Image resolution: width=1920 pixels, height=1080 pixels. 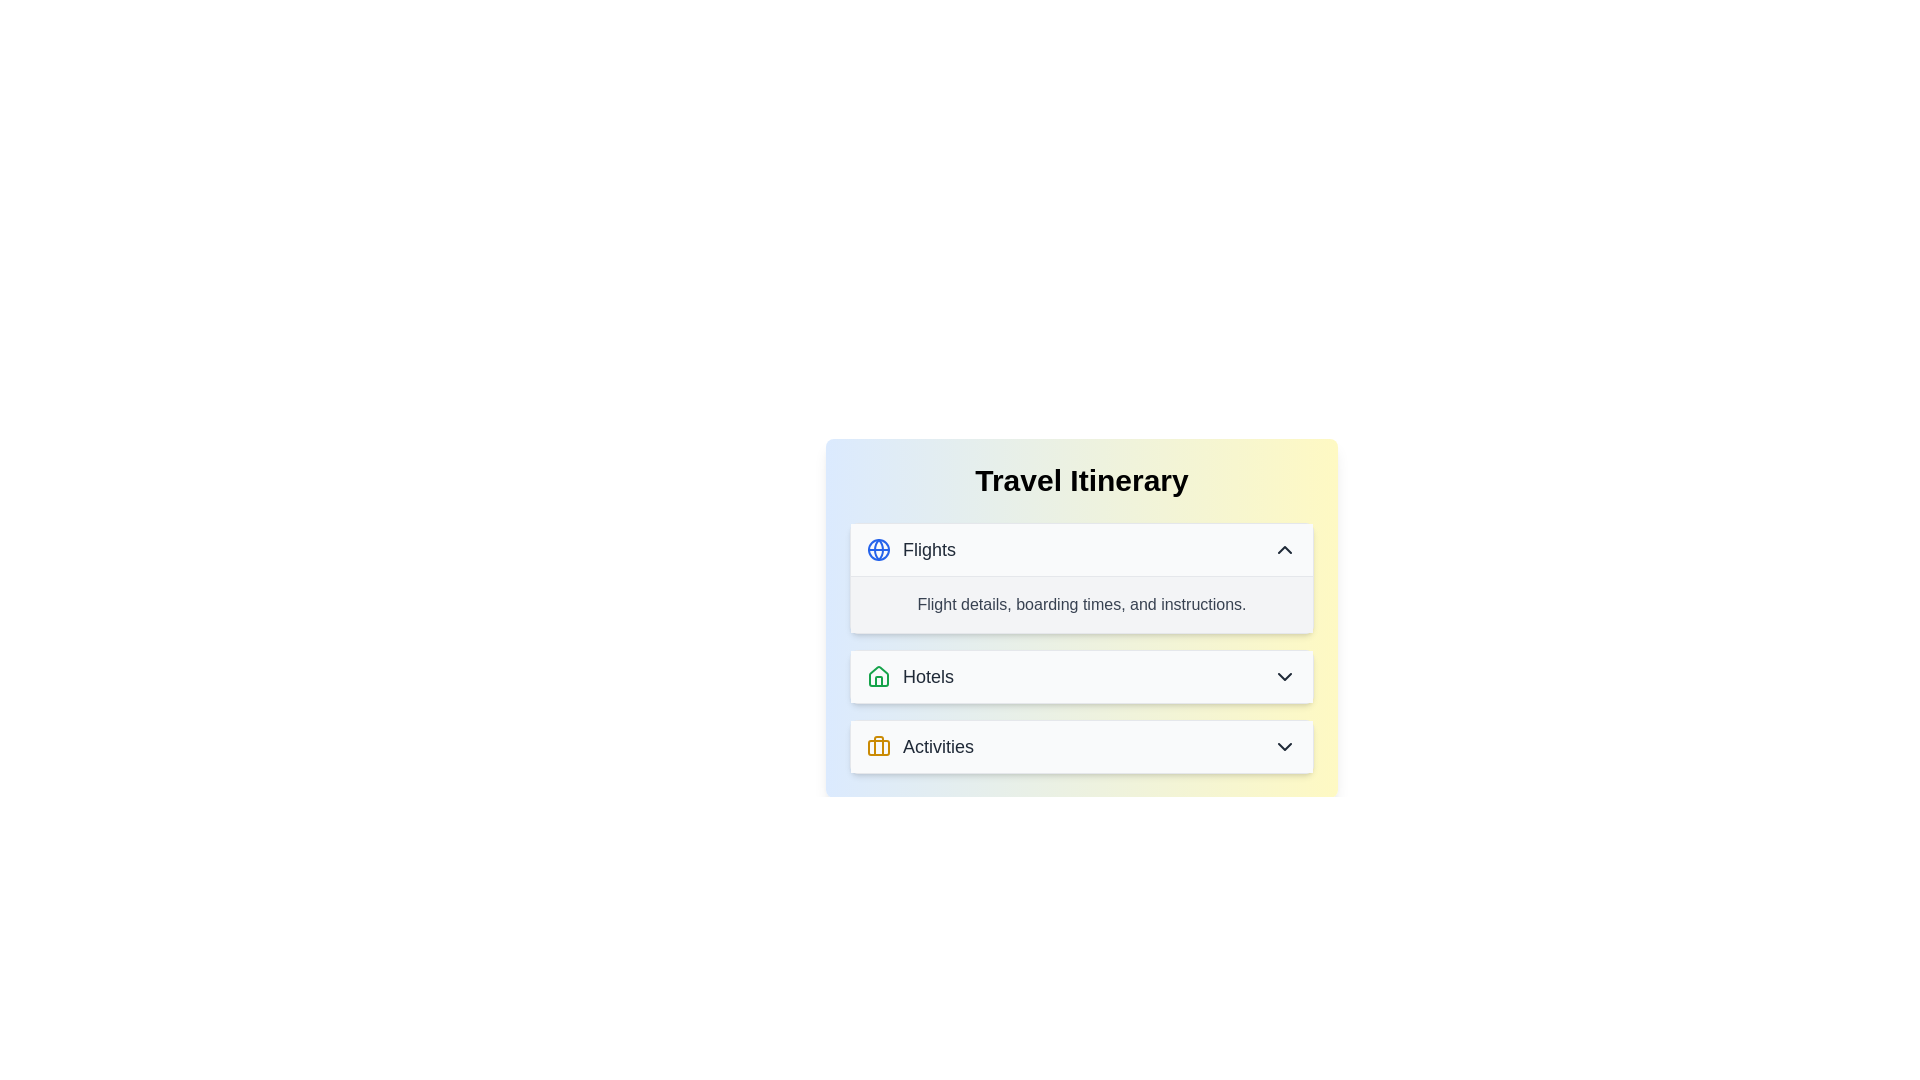 I want to click on the 'Flights' header item, which features a blue globe icon and bold dark gray text, so click(x=910, y=550).